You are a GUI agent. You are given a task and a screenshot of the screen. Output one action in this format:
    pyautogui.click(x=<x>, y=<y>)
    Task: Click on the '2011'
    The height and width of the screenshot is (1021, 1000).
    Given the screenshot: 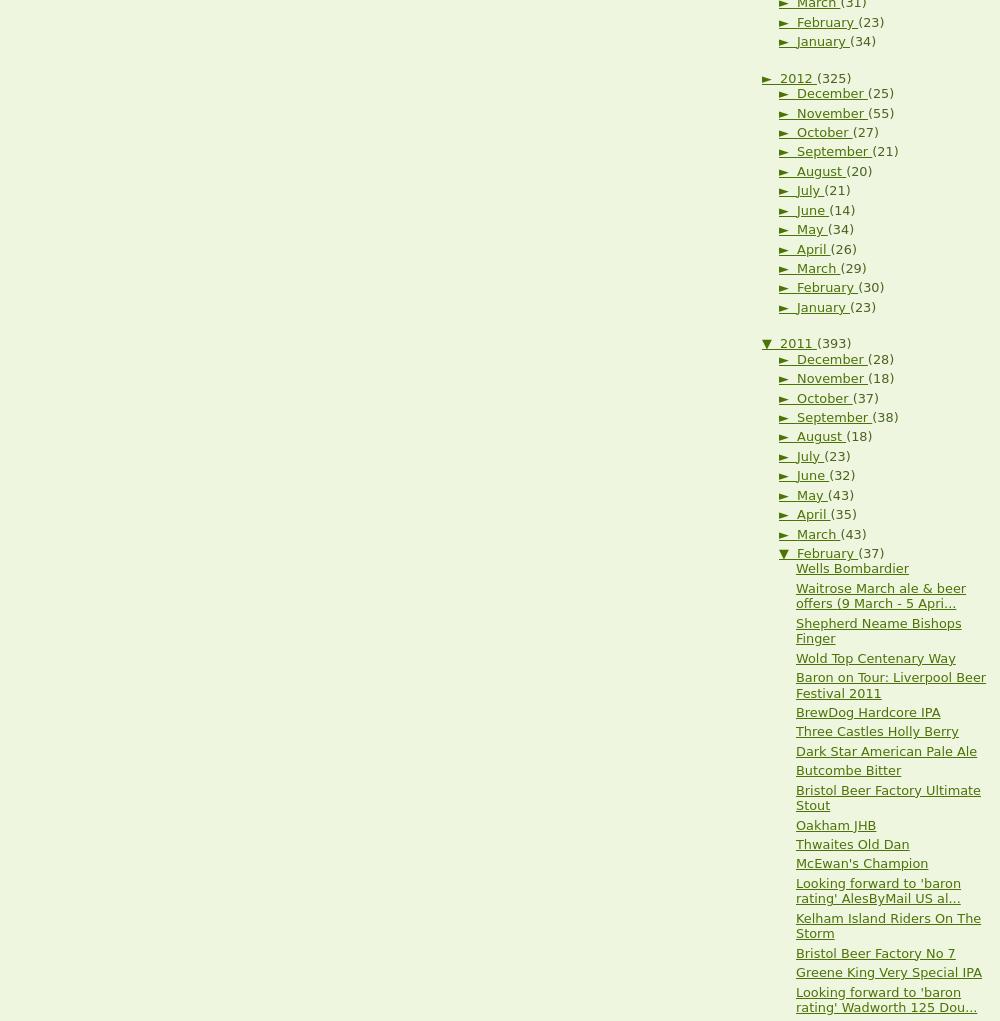 What is the action you would take?
    pyautogui.click(x=798, y=342)
    